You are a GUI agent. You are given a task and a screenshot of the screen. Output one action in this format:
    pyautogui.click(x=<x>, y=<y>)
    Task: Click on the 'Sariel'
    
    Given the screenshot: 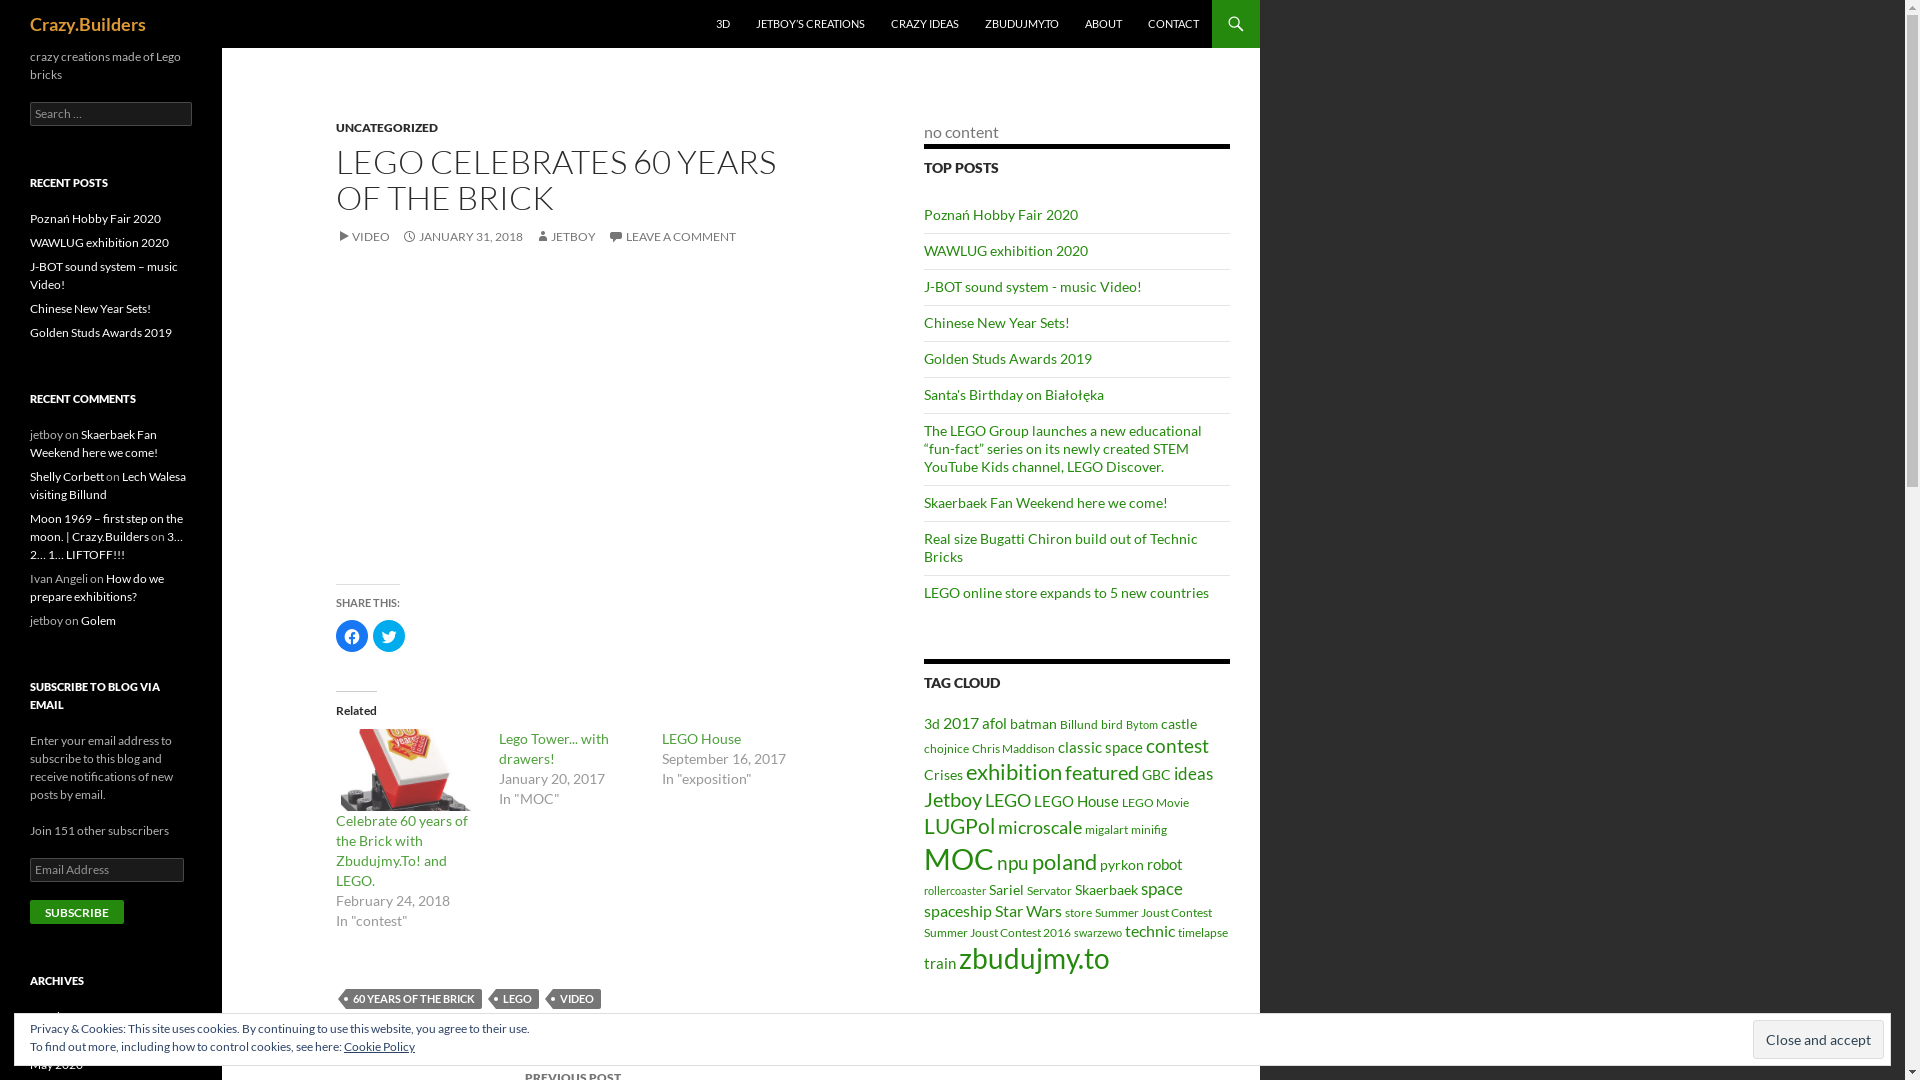 What is the action you would take?
    pyautogui.click(x=1006, y=889)
    